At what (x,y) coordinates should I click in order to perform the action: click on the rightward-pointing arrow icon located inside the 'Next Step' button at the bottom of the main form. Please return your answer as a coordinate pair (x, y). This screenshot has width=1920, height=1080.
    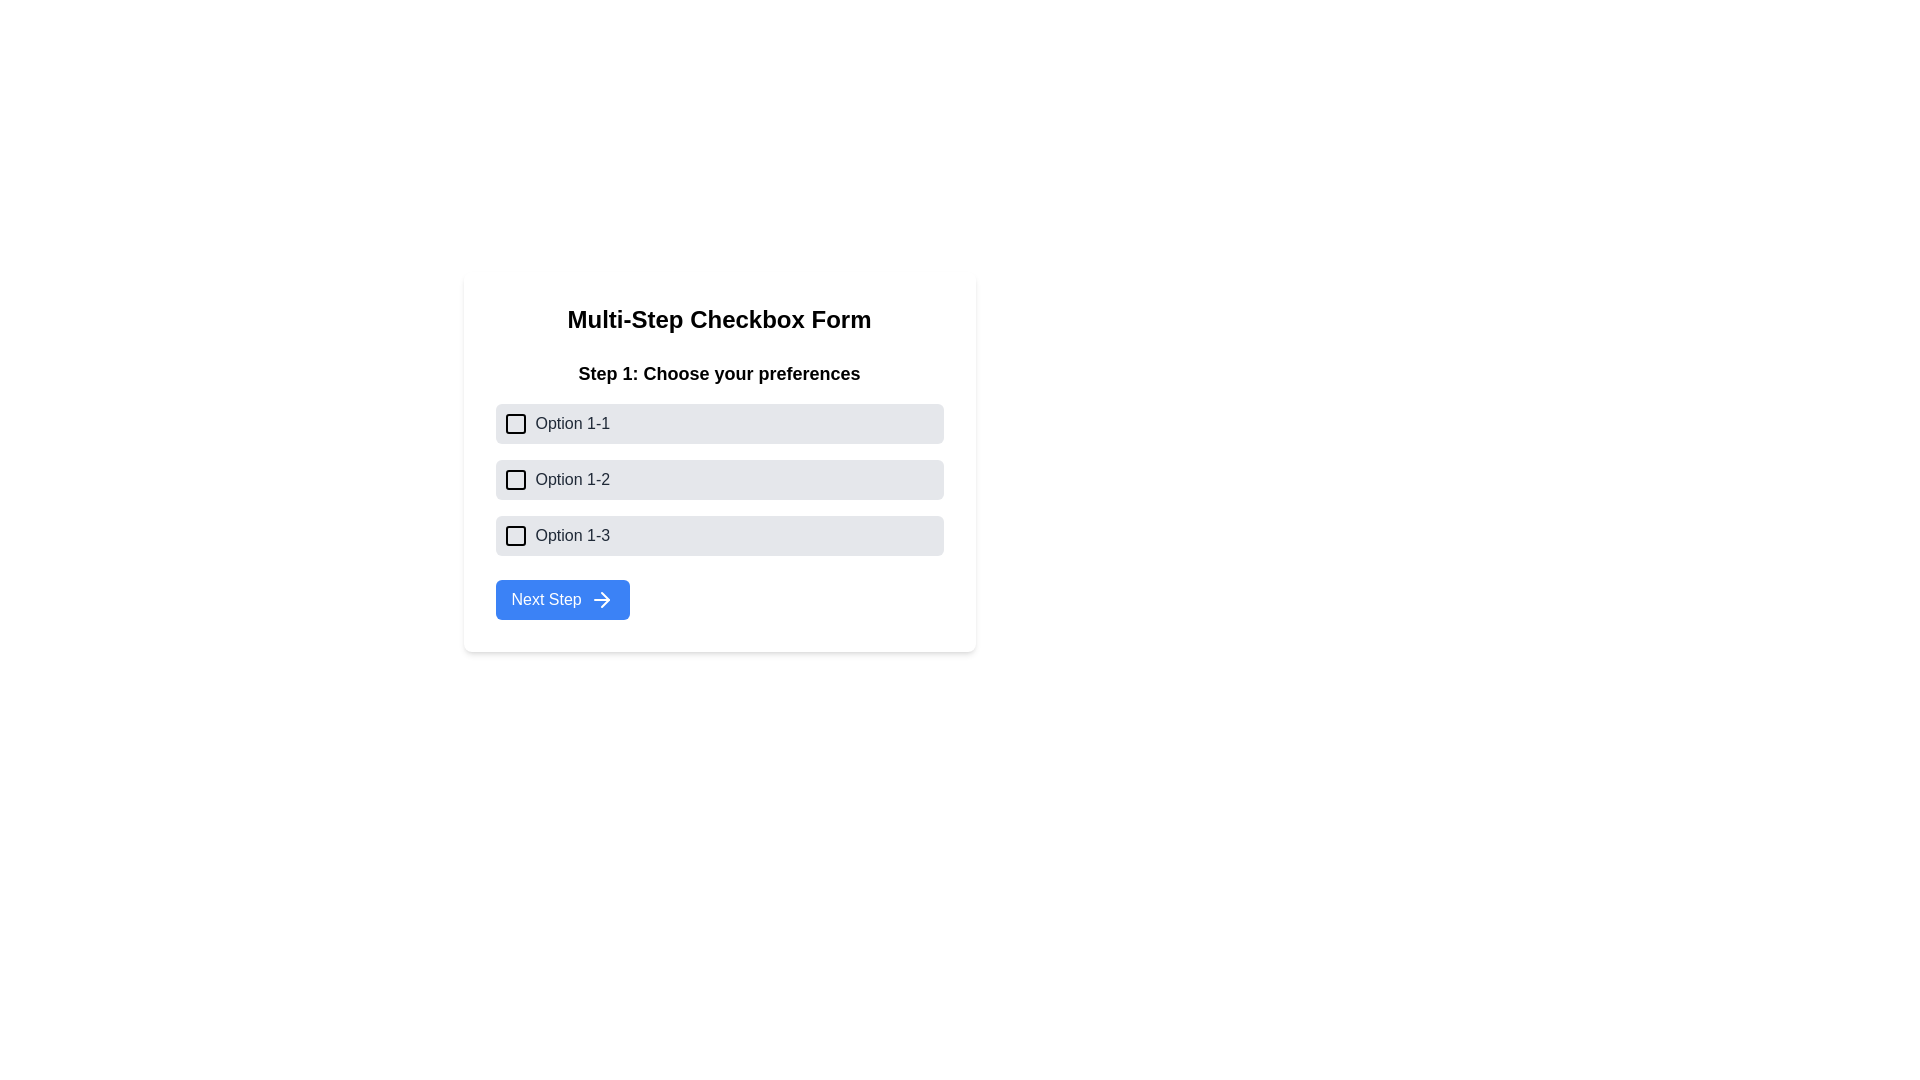
    Looking at the image, I should click on (600, 599).